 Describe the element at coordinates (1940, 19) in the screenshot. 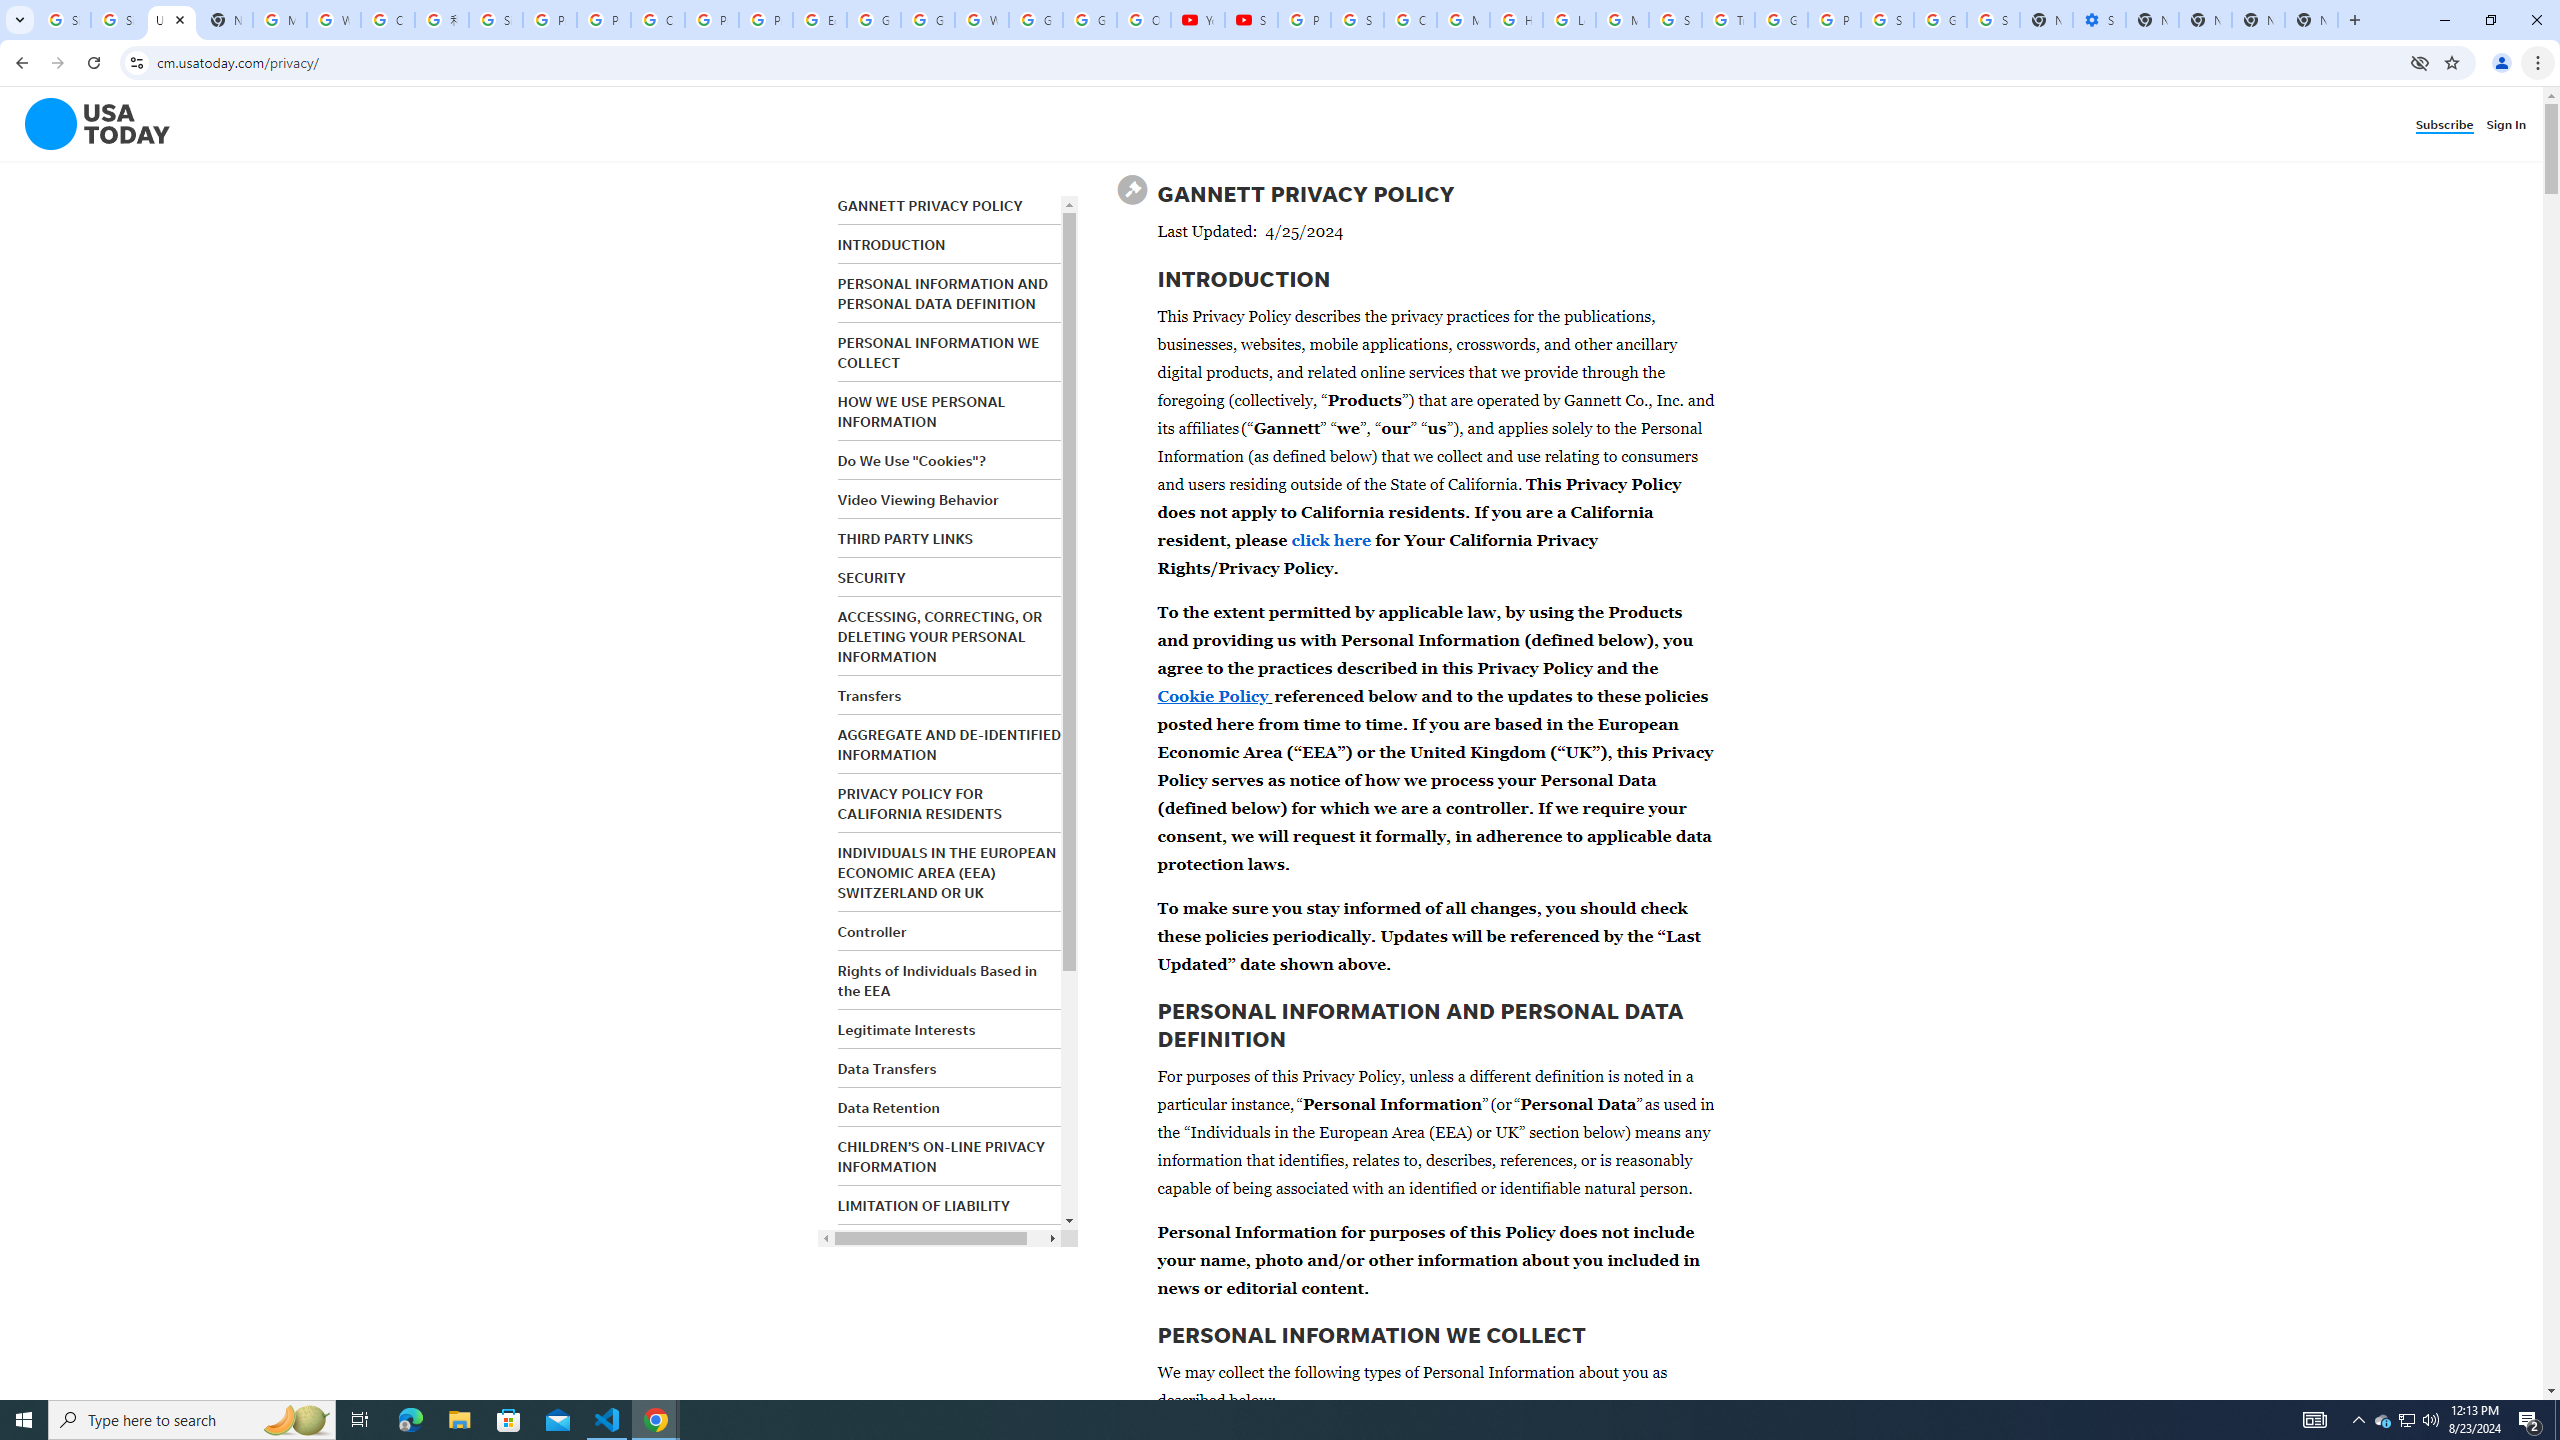

I see `'Google Cybersecurity Innovations - Google Safety Center'` at that location.